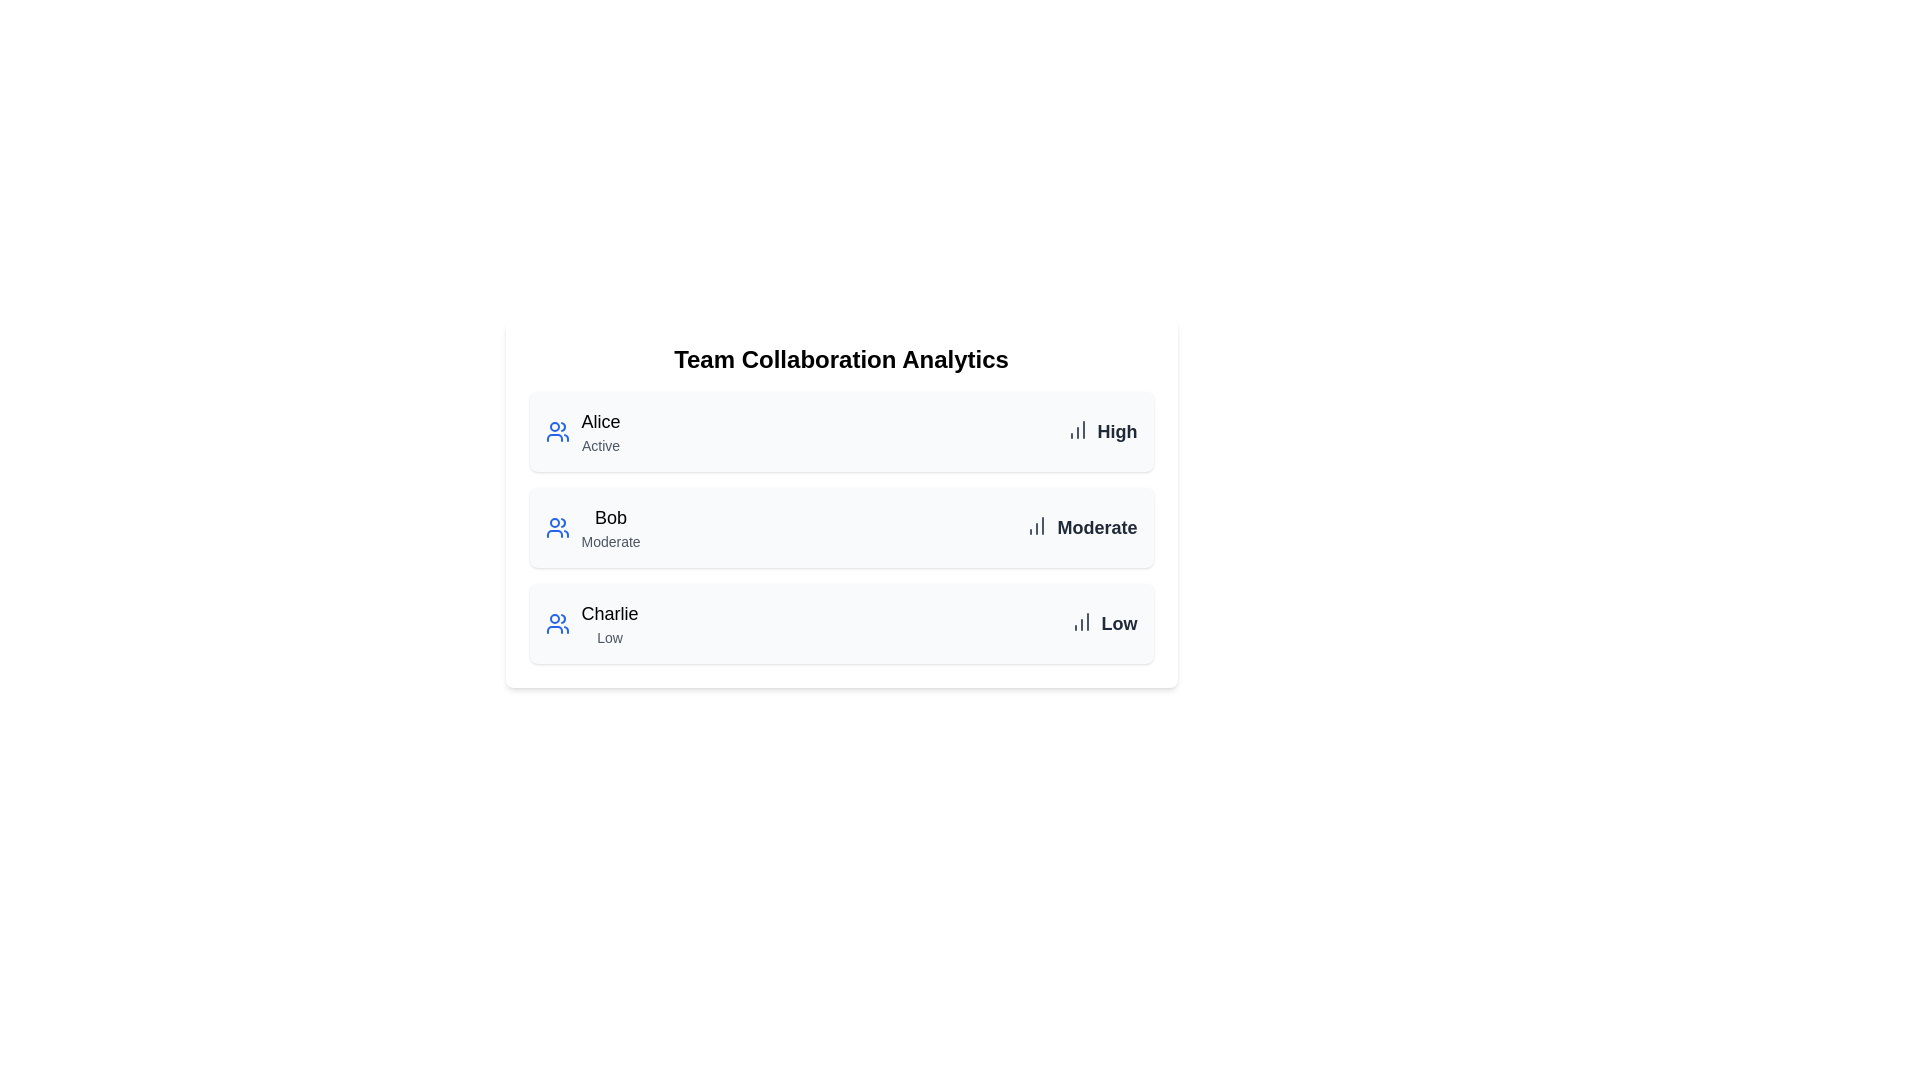 The image size is (1920, 1080). I want to click on the user icon associated with Bob, so click(557, 527).